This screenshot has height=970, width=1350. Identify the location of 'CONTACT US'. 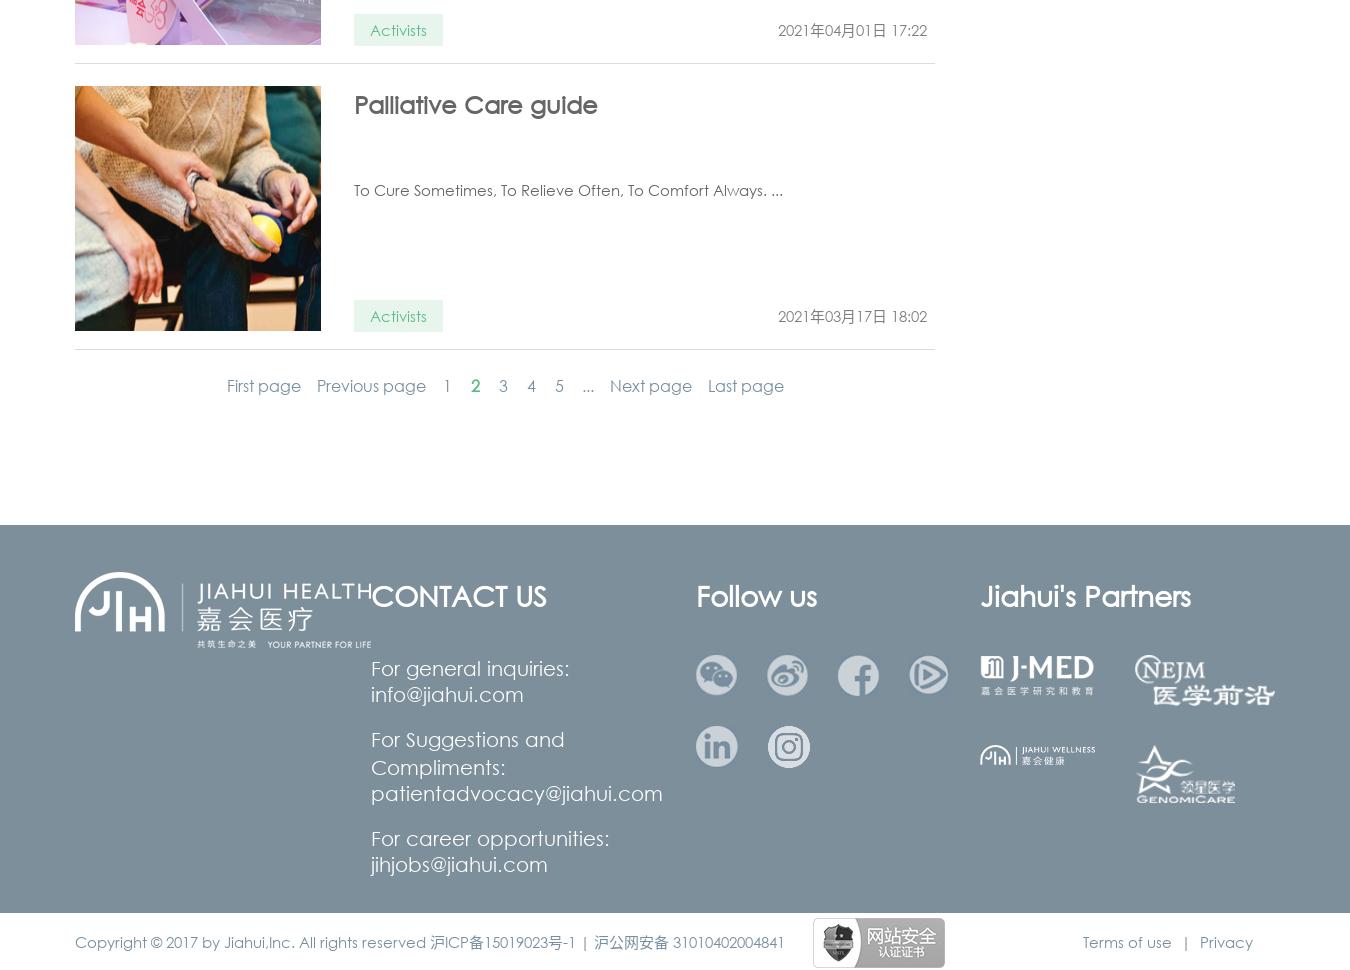
(458, 594).